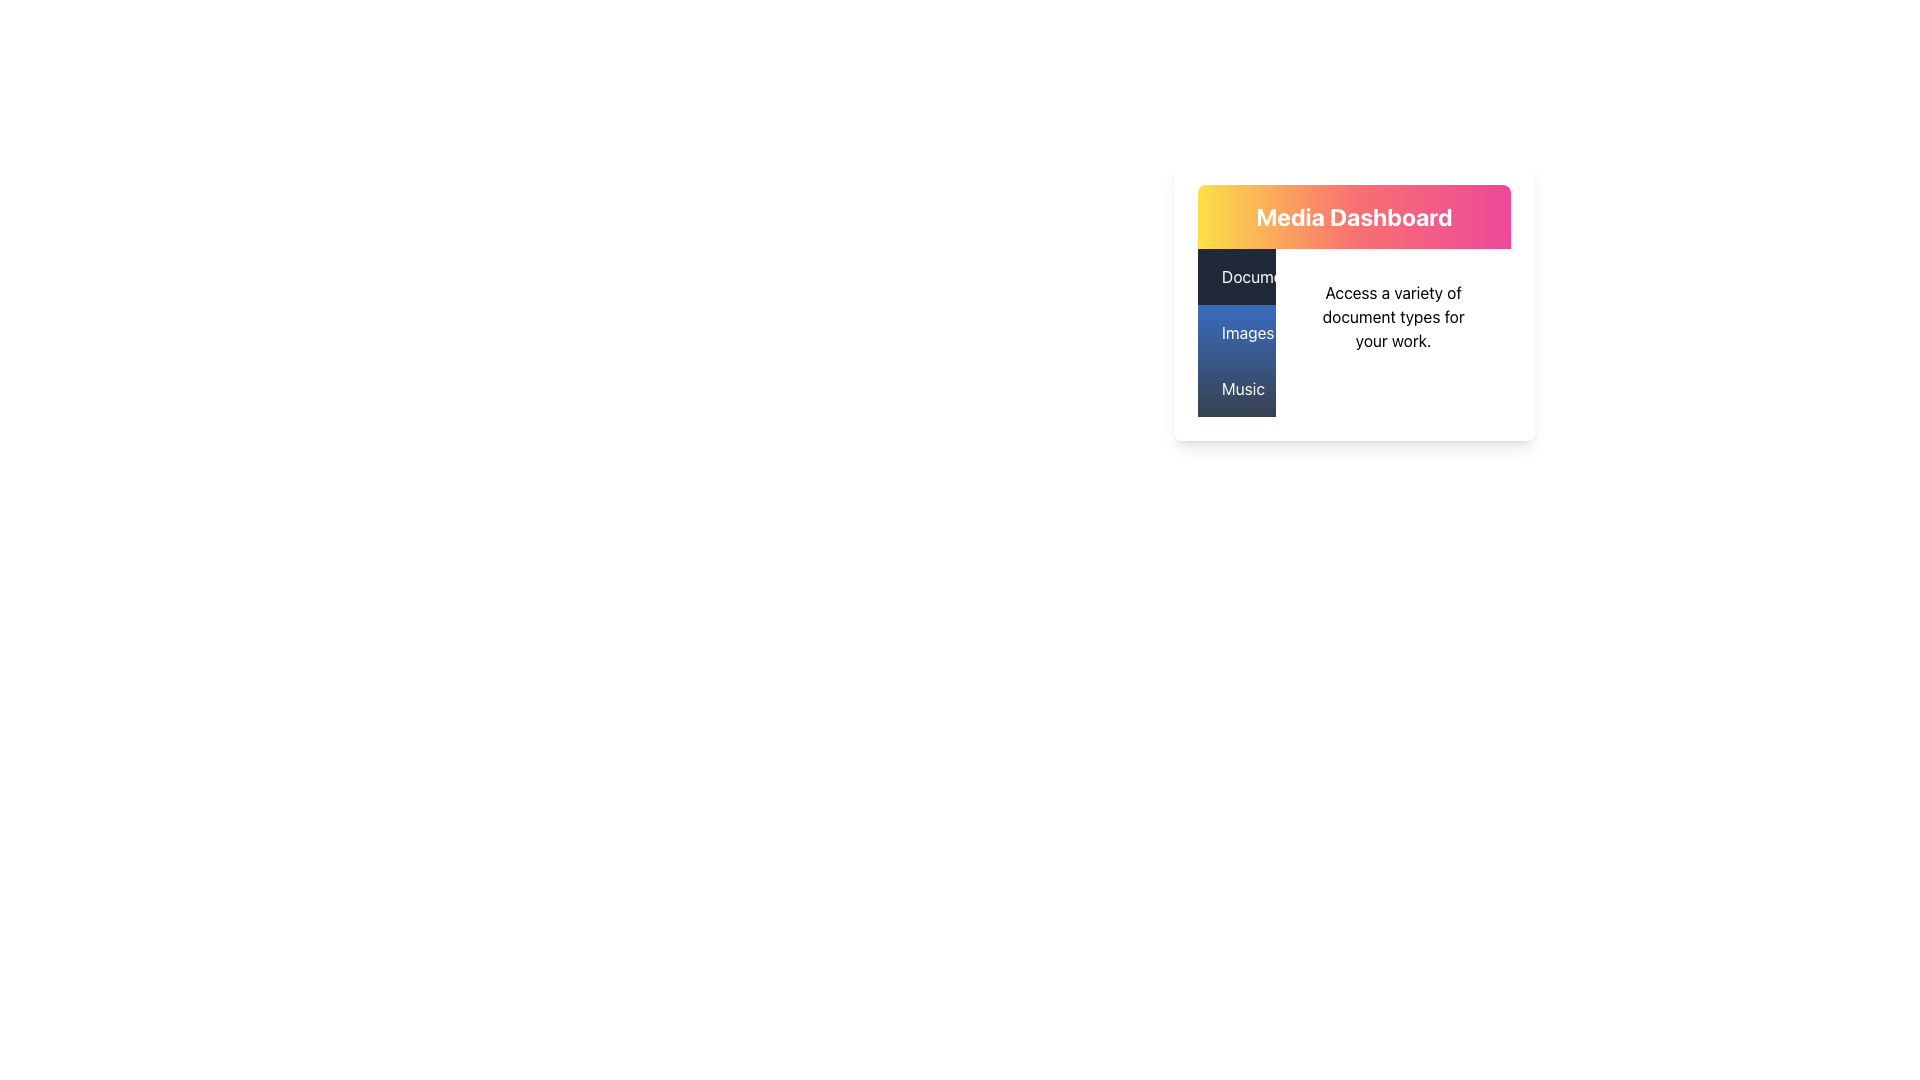 This screenshot has width=1920, height=1080. Describe the element at coordinates (1354, 216) in the screenshot. I see `title of the header banner that displays 'Media Dashboard' in bold white text on a gradient background from yellow to pink` at that location.